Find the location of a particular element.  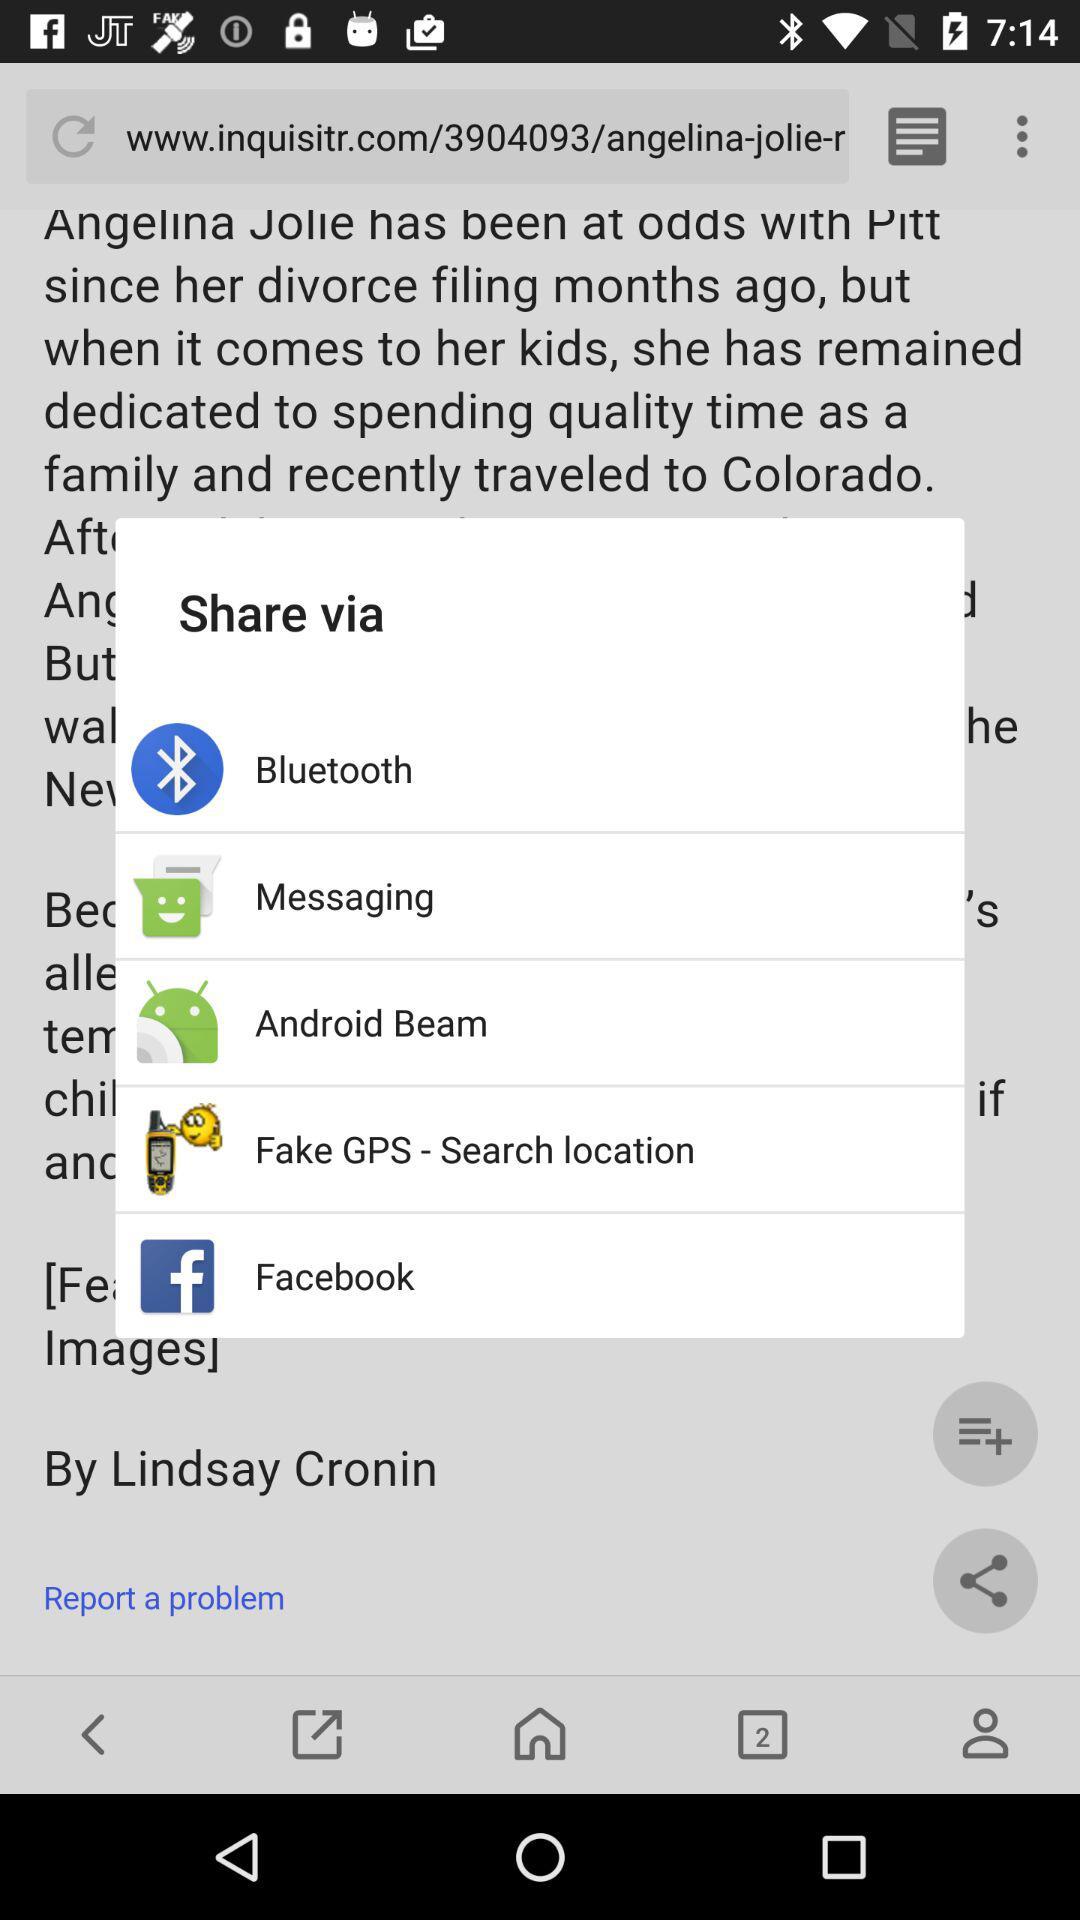

the playlist icon is located at coordinates (984, 1433).